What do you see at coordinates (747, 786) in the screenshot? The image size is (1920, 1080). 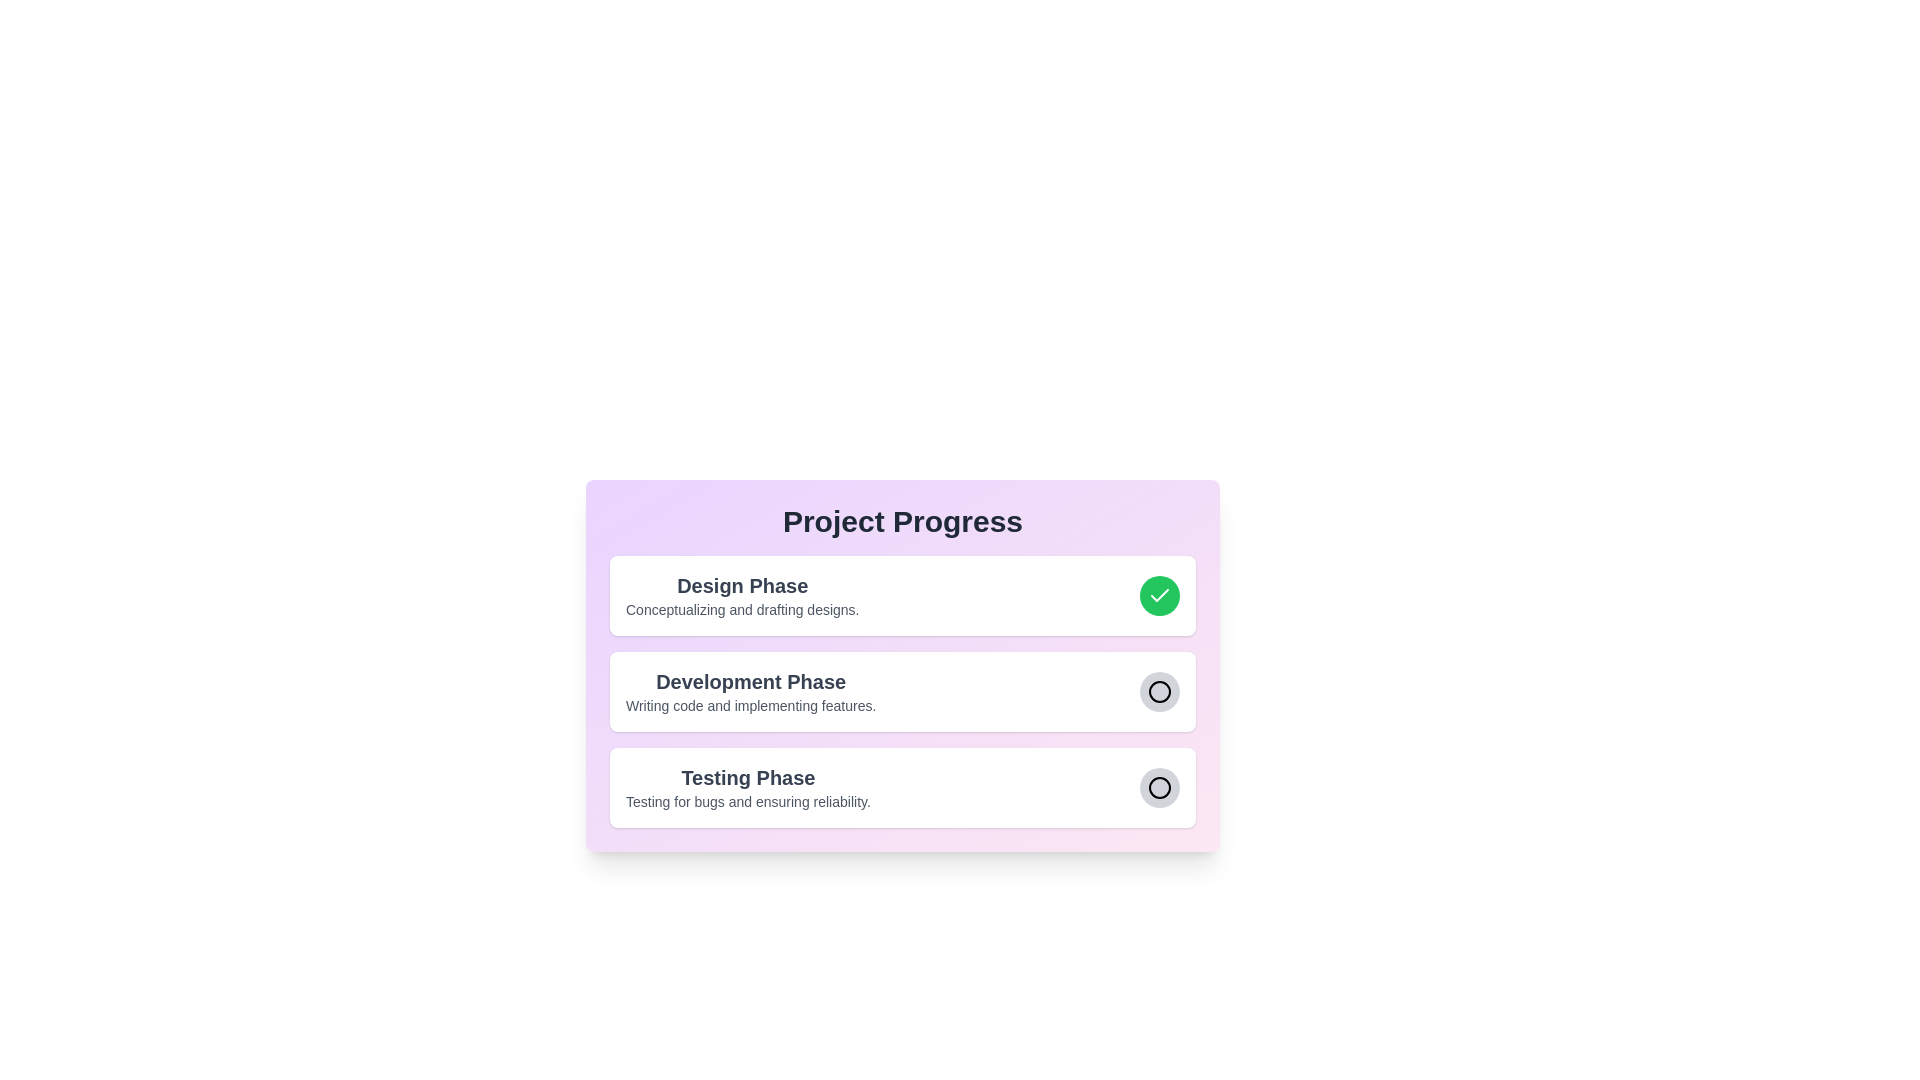 I see `the 'Testing Phase' text block, which consists of a bold title and a description, located centrally at the bottom of the visible card-like section` at bounding box center [747, 786].